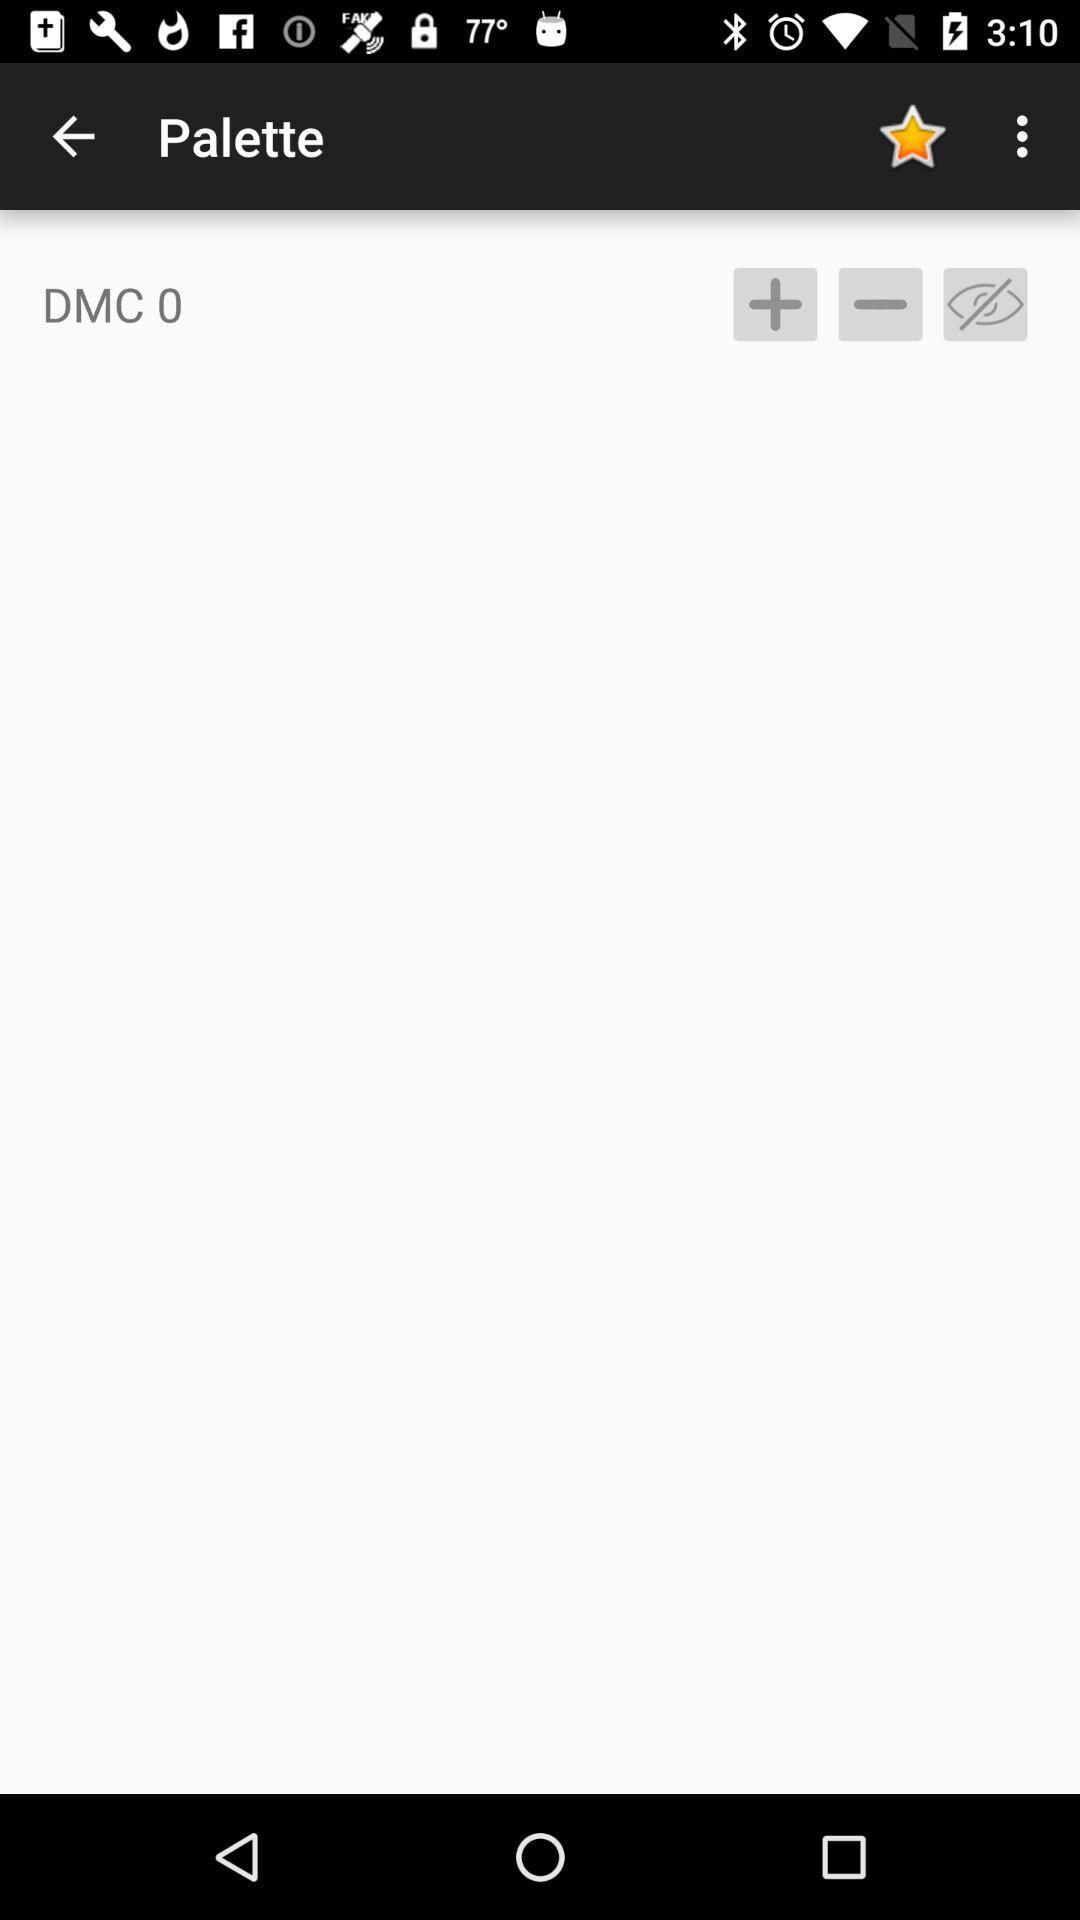 This screenshot has height=1920, width=1080. What do you see at coordinates (911, 135) in the screenshot?
I see `item next to the palette app` at bounding box center [911, 135].